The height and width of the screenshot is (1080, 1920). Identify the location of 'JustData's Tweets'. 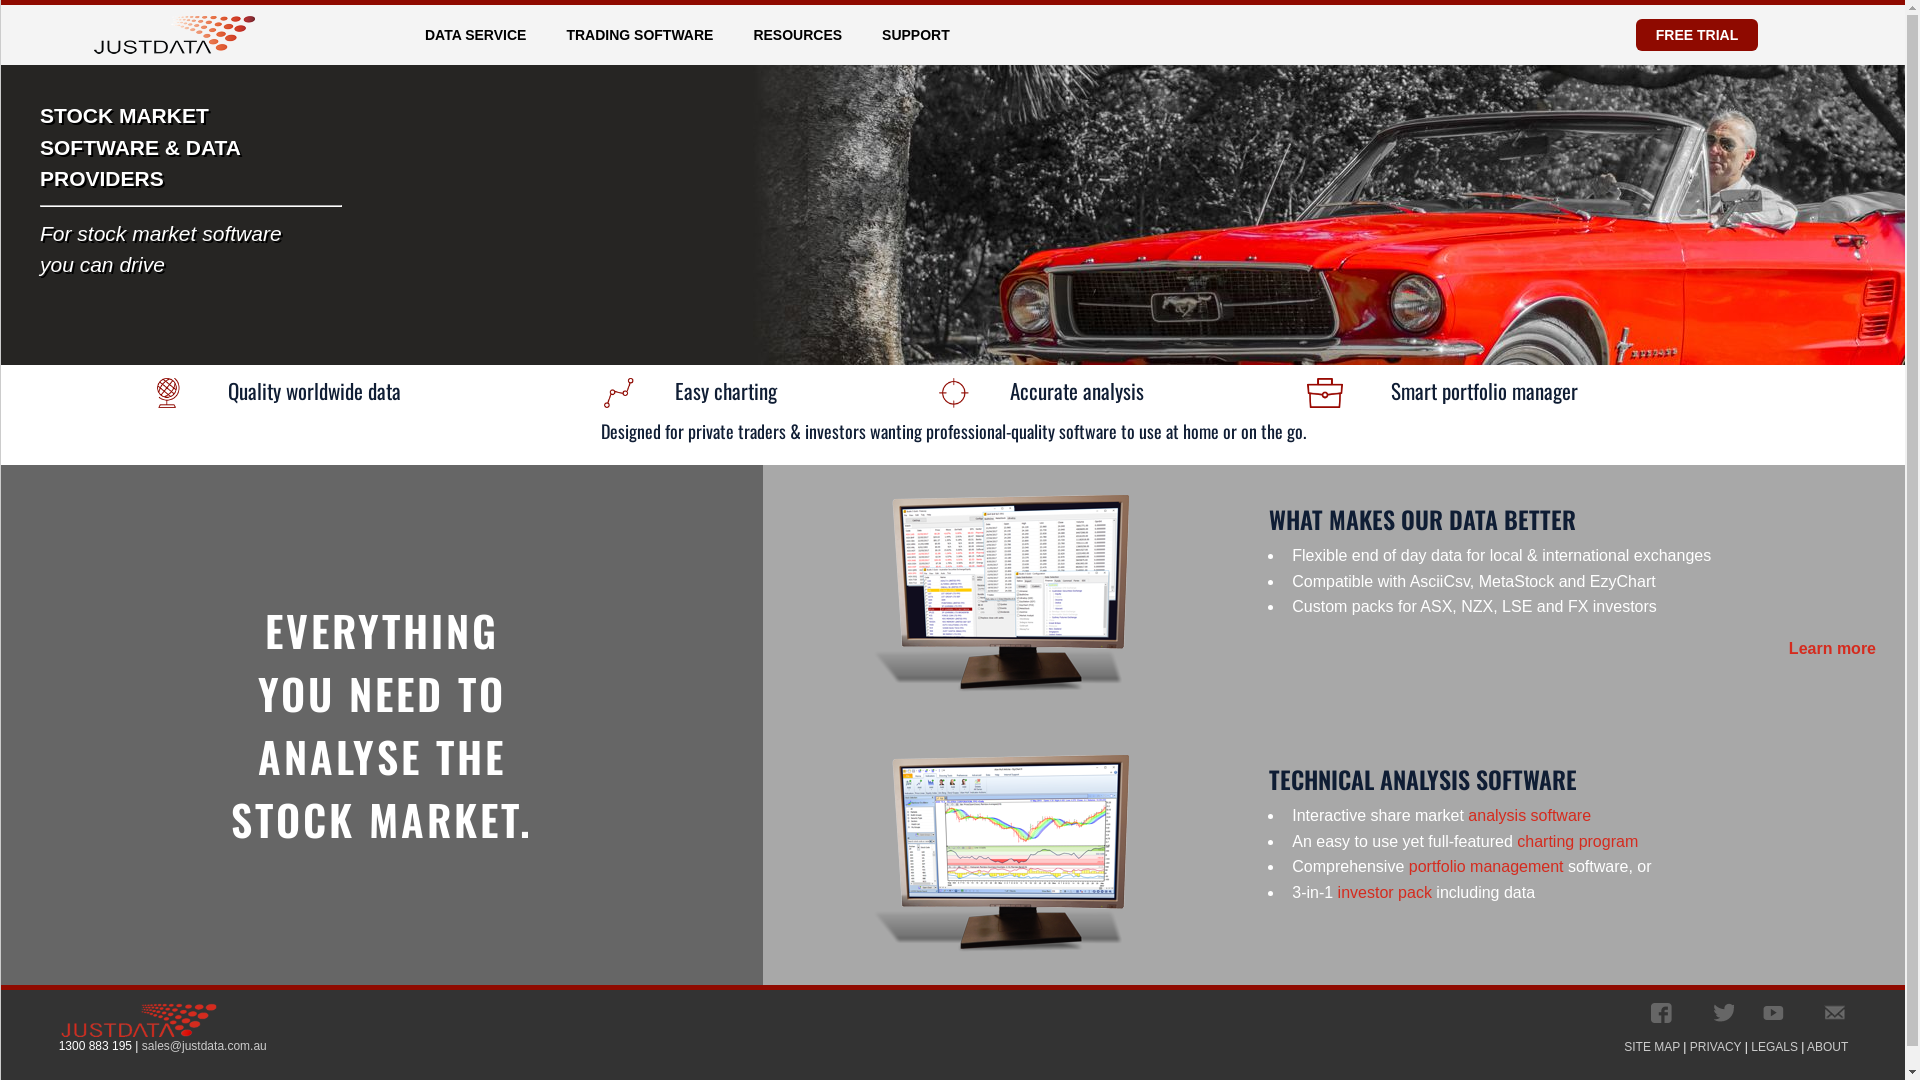
(1722, 1013).